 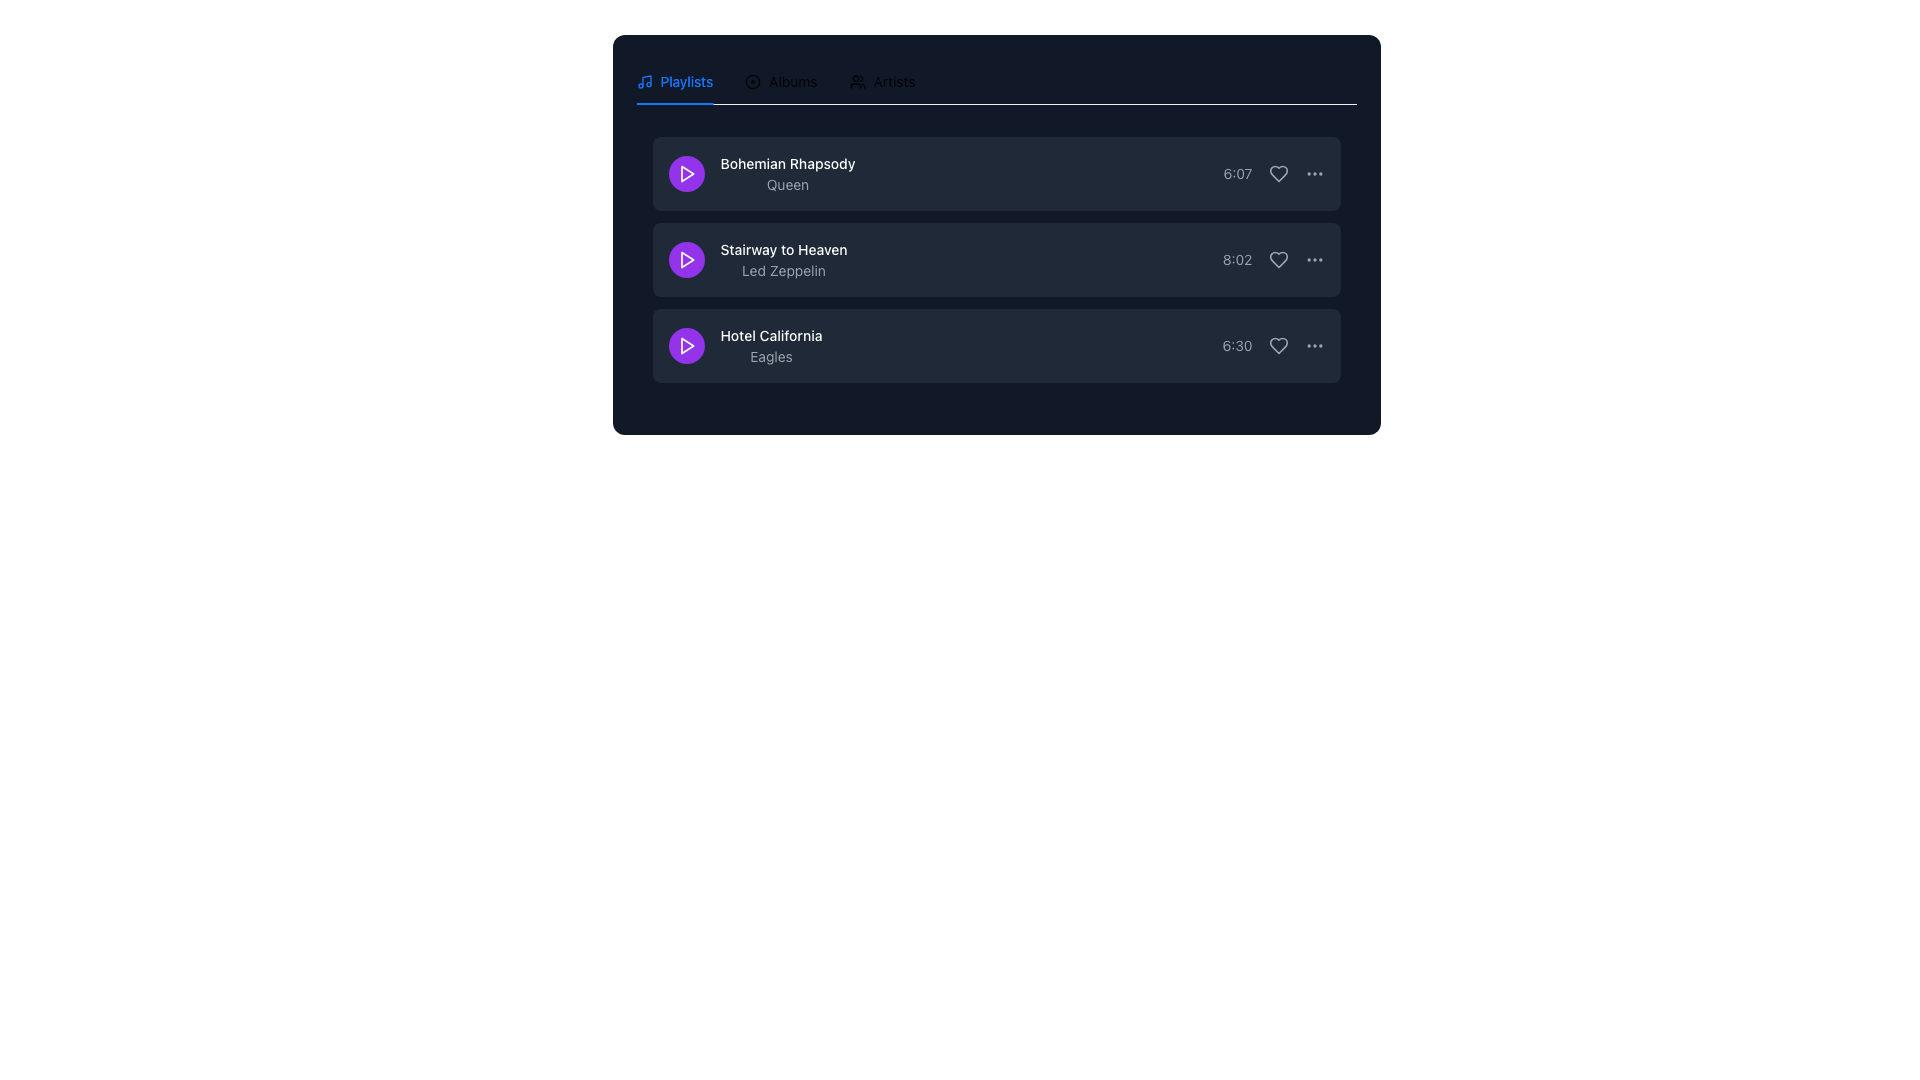 I want to click on text label displaying 'Eagles' which is positioned below the title 'Hotel California', so click(x=770, y=356).